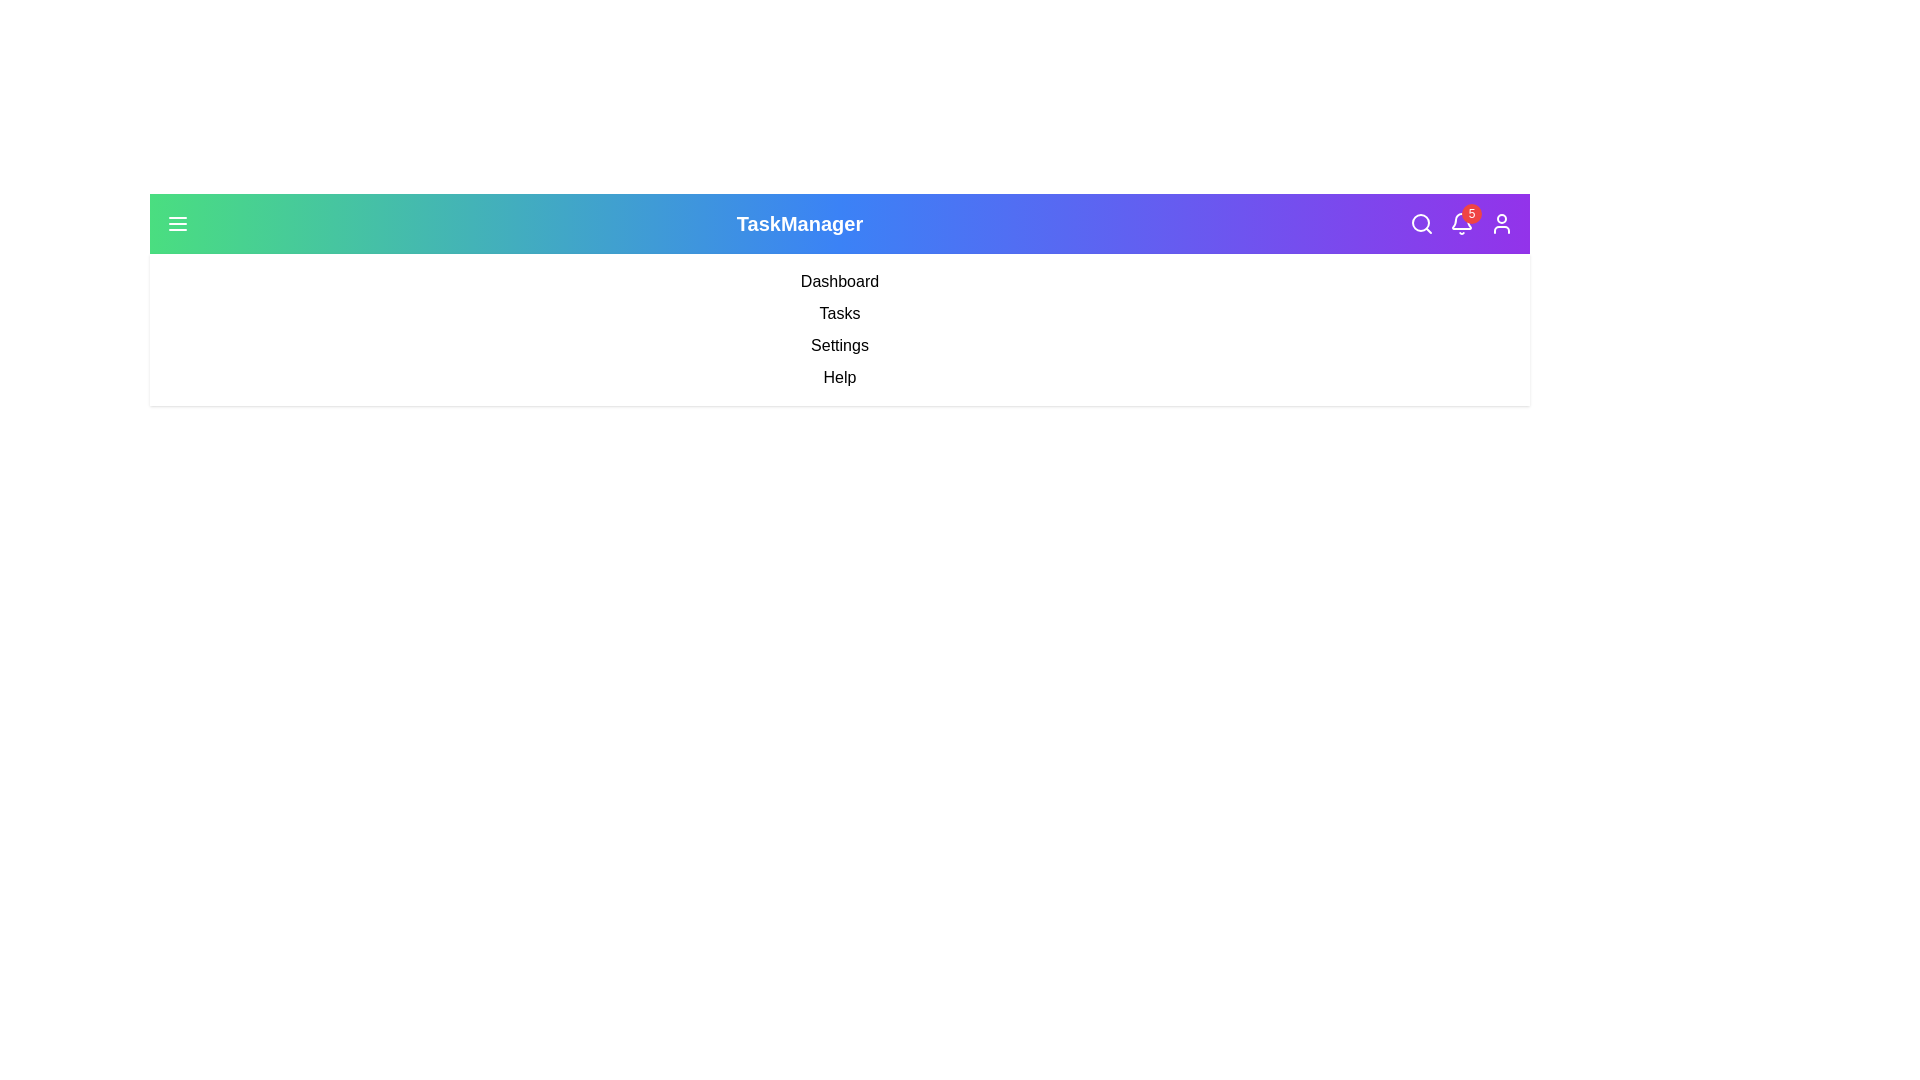 The image size is (1920, 1080). What do you see at coordinates (840, 378) in the screenshot?
I see `the static text label displaying 'Help', which is styled in black font on a white background and is the last item in a vertical list of text labels` at bounding box center [840, 378].